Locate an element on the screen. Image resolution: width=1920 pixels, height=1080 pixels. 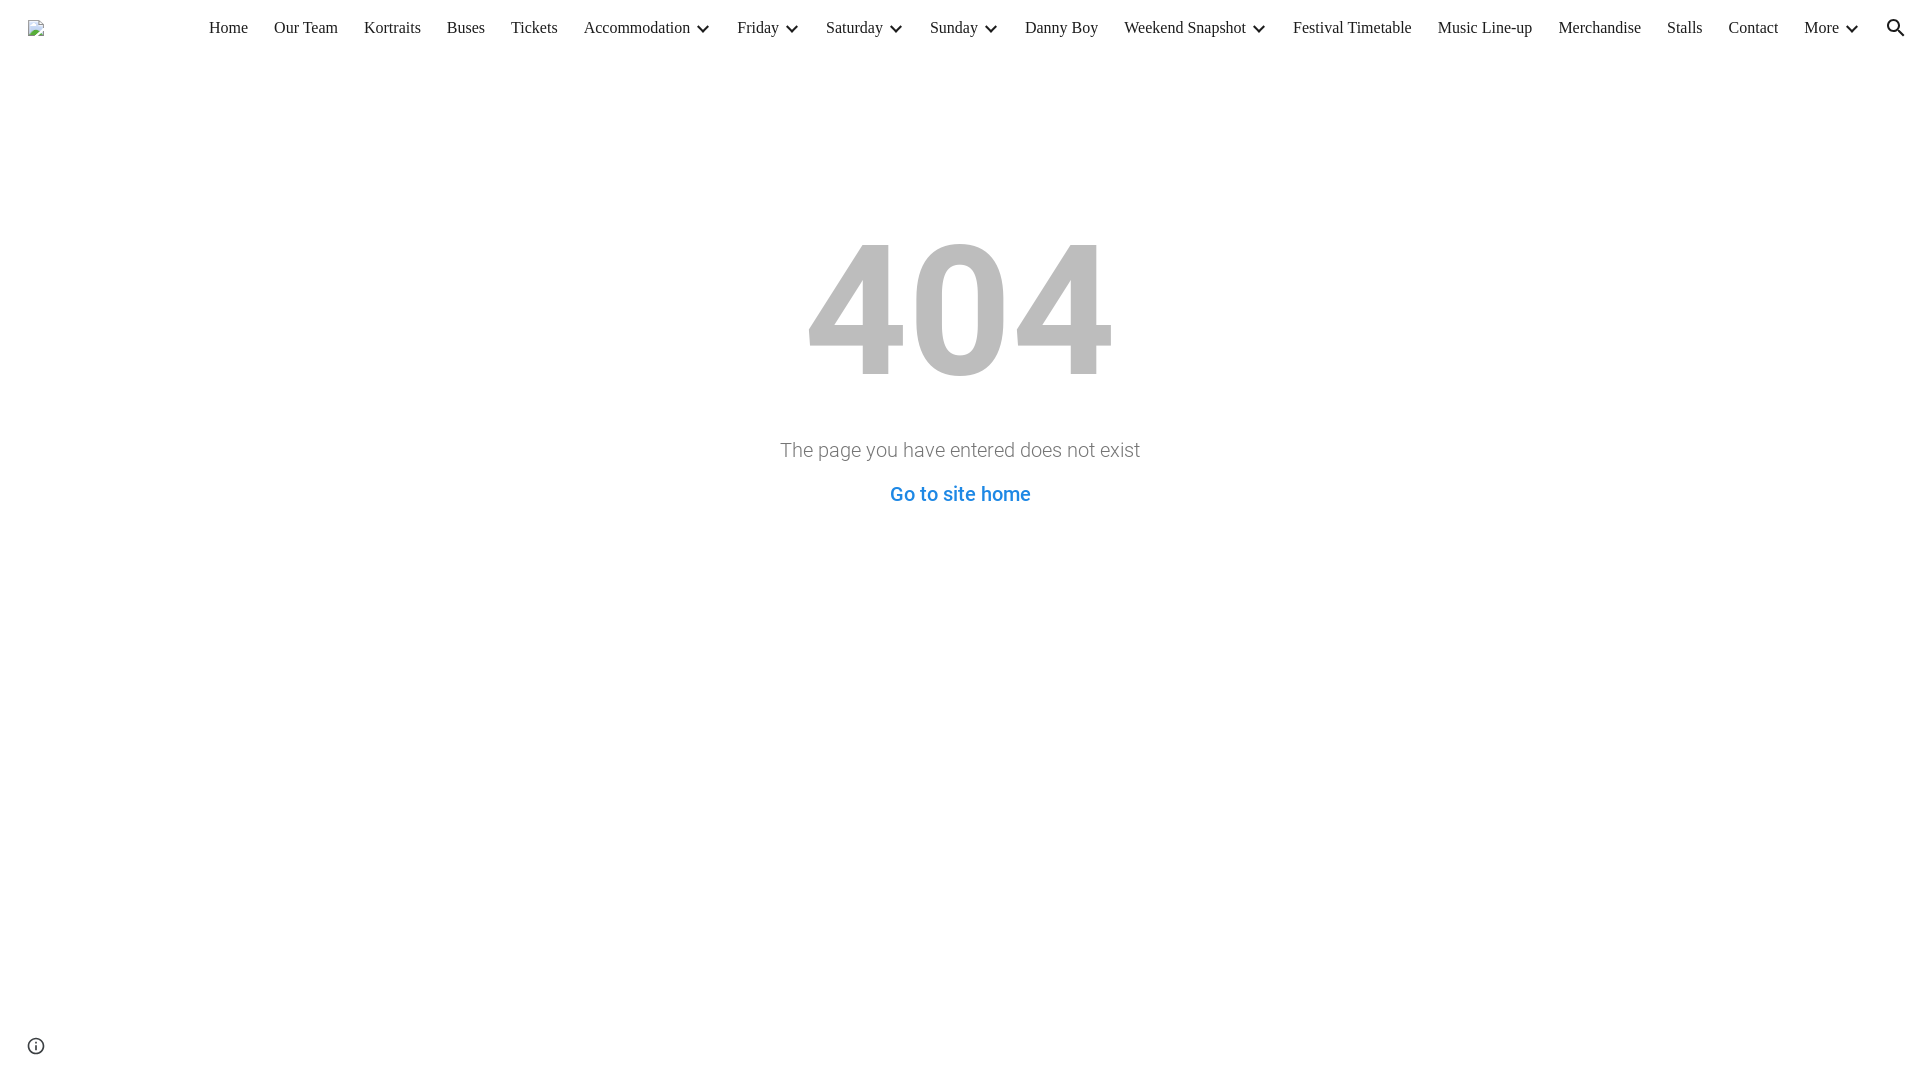
'Music Line-up' is located at coordinates (1485, 27).